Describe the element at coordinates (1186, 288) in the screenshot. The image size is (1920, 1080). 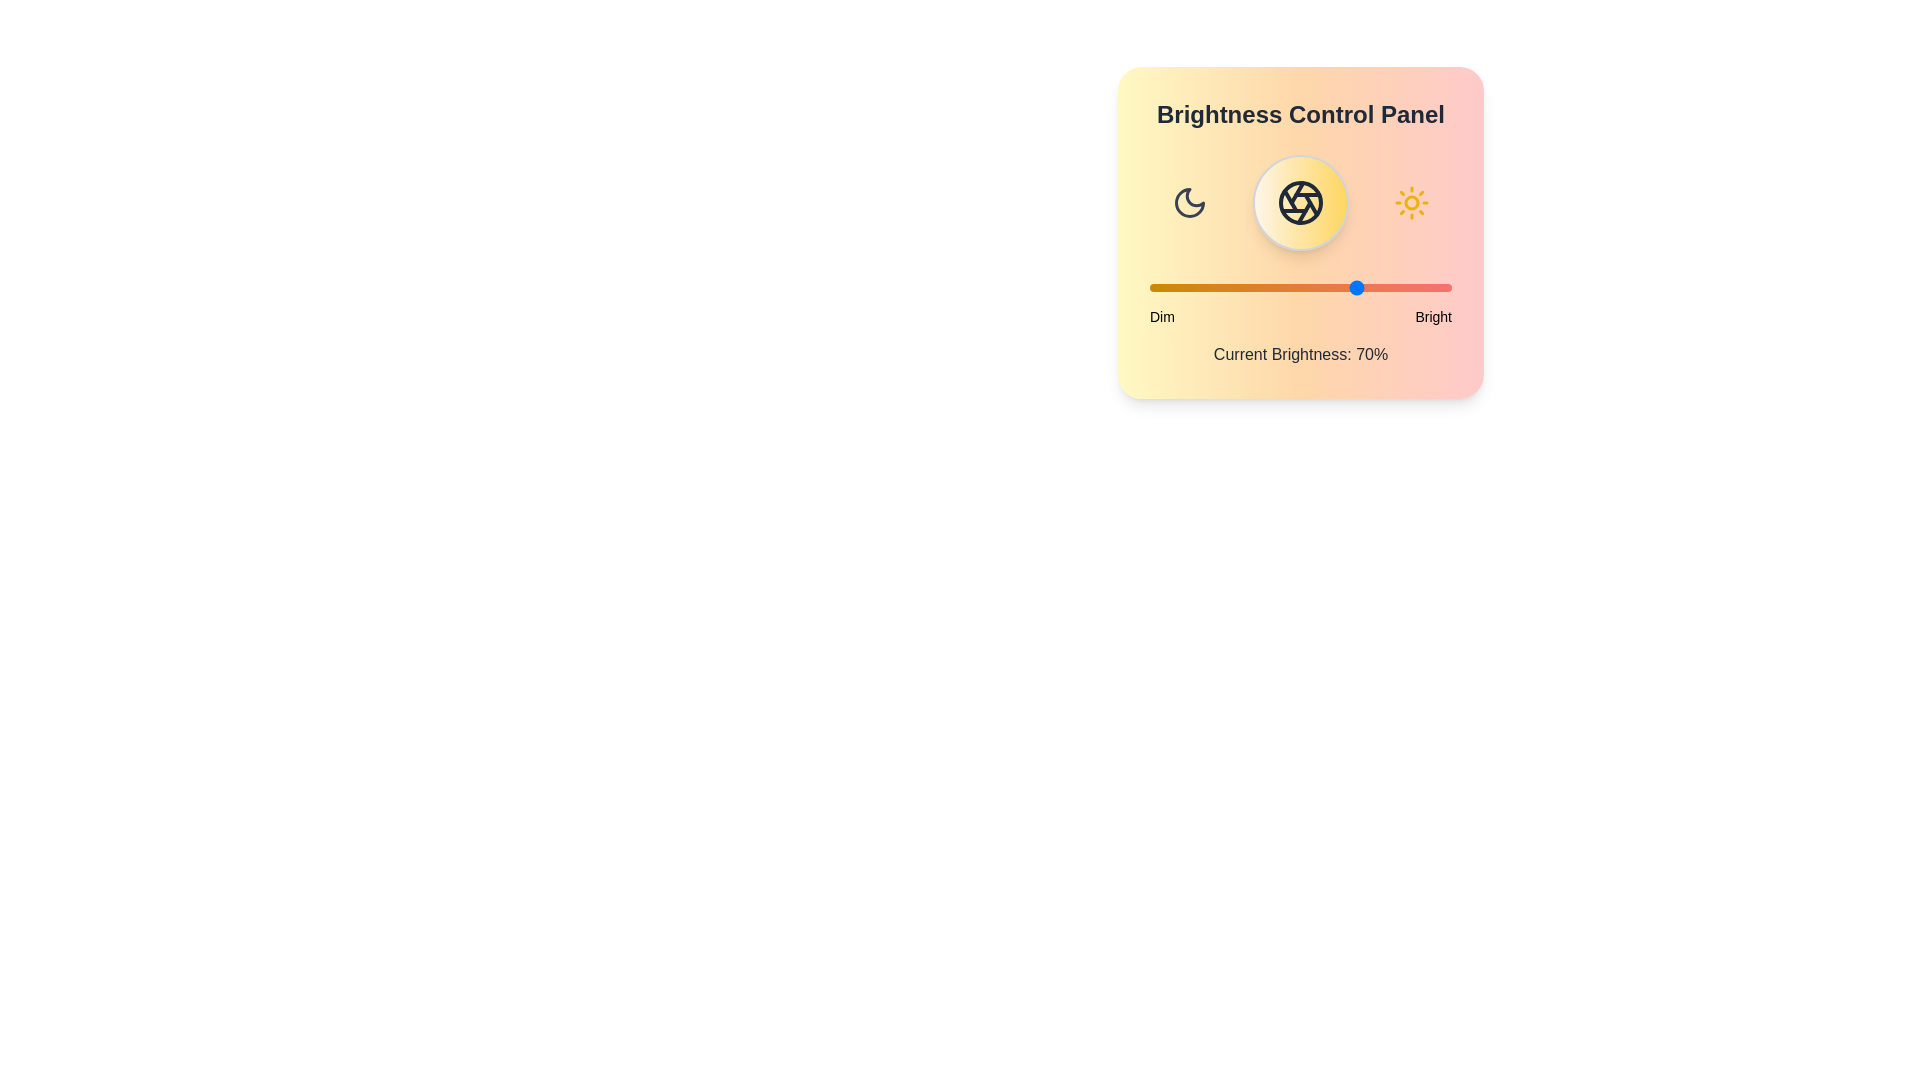
I see `the brightness slider to 12%` at that location.